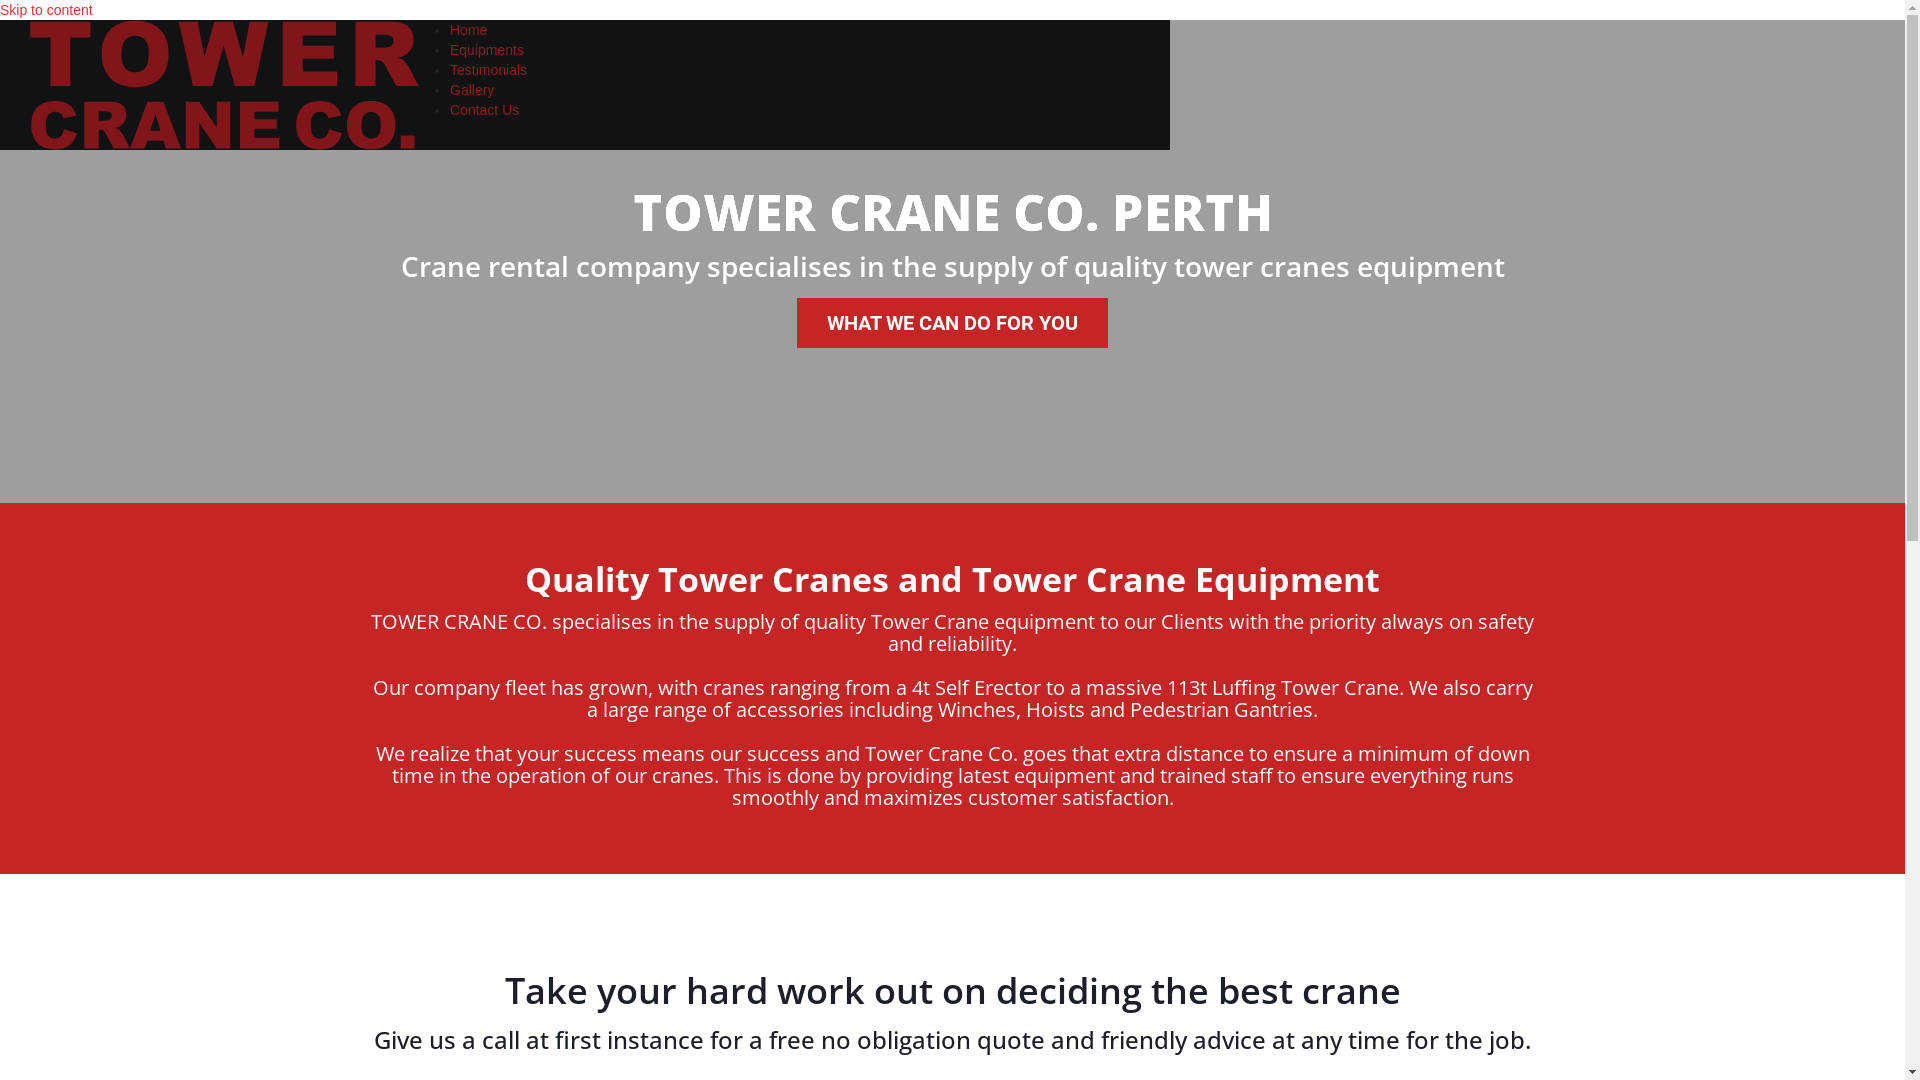 The width and height of the screenshot is (1920, 1080). I want to click on 'Testimonials', so click(488, 68).